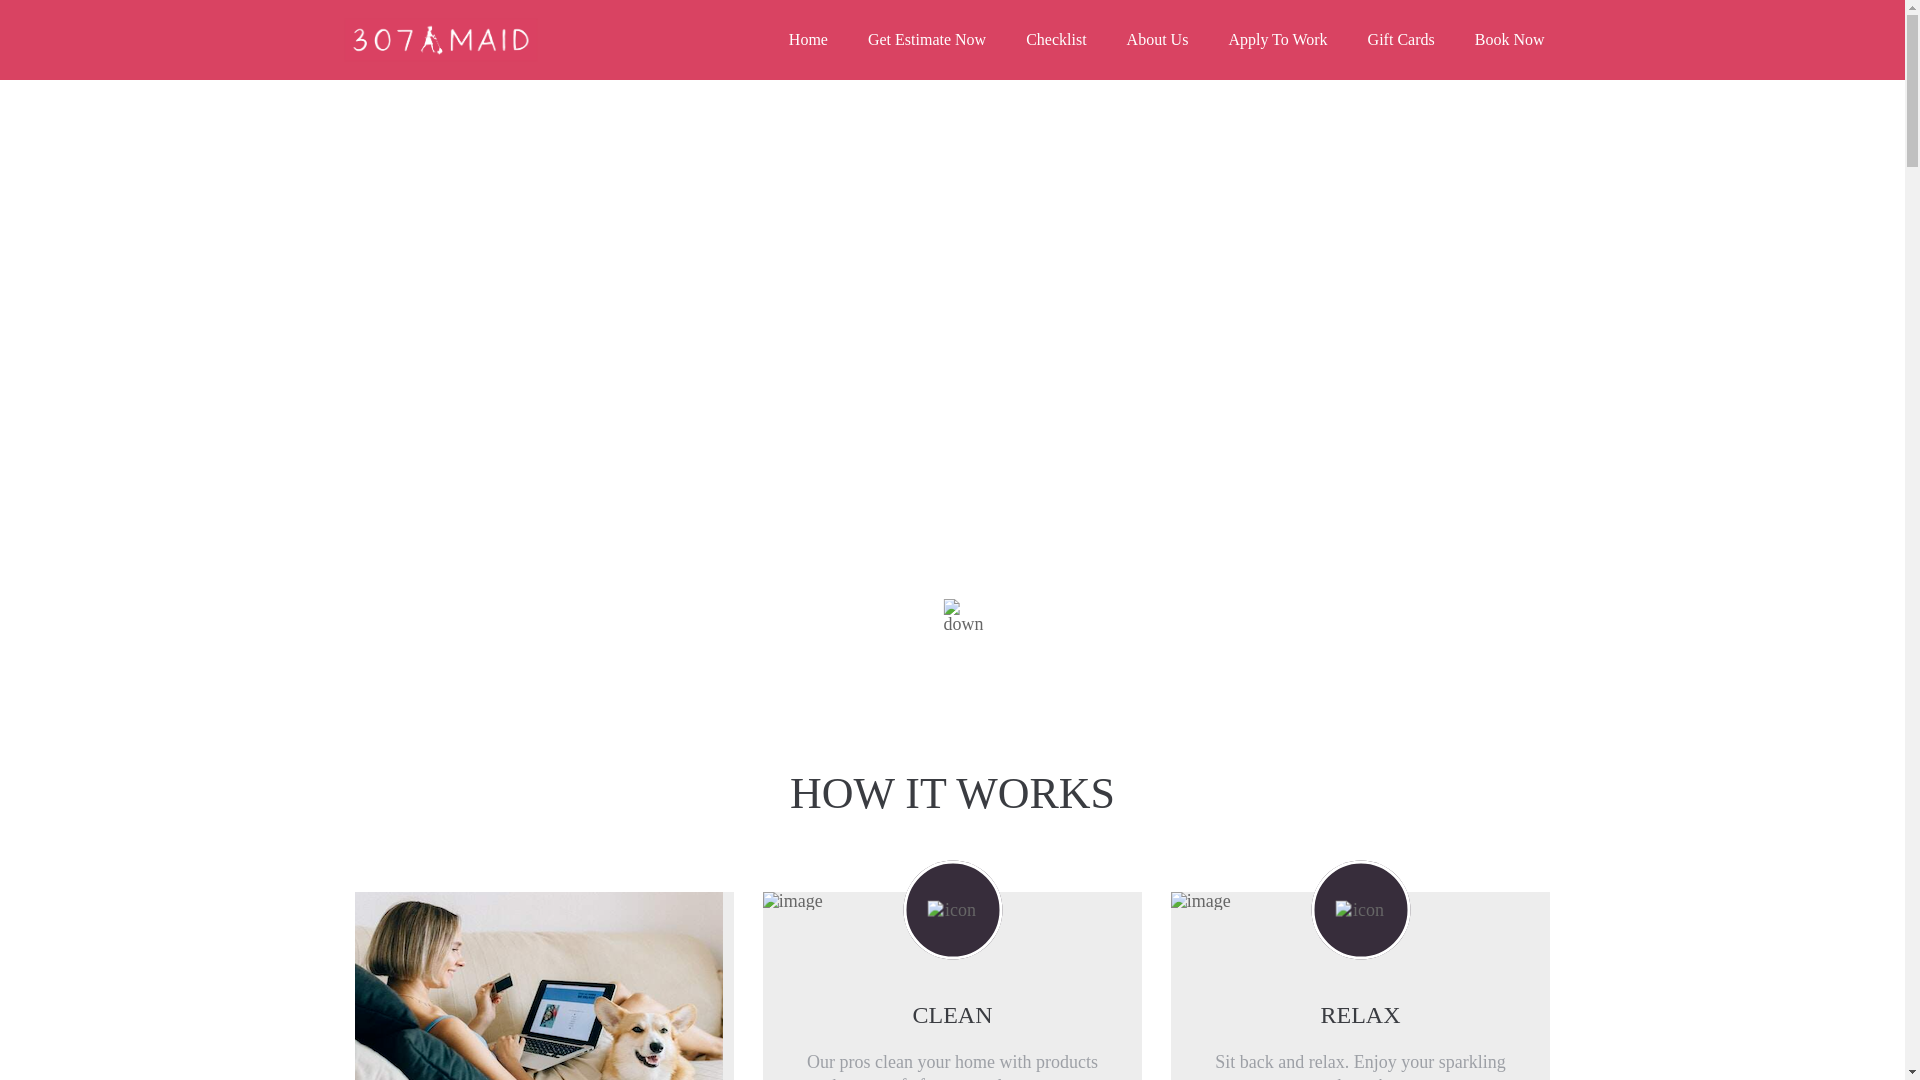 The height and width of the screenshot is (1080, 1920). I want to click on 'Get Estimate Now', so click(925, 39).